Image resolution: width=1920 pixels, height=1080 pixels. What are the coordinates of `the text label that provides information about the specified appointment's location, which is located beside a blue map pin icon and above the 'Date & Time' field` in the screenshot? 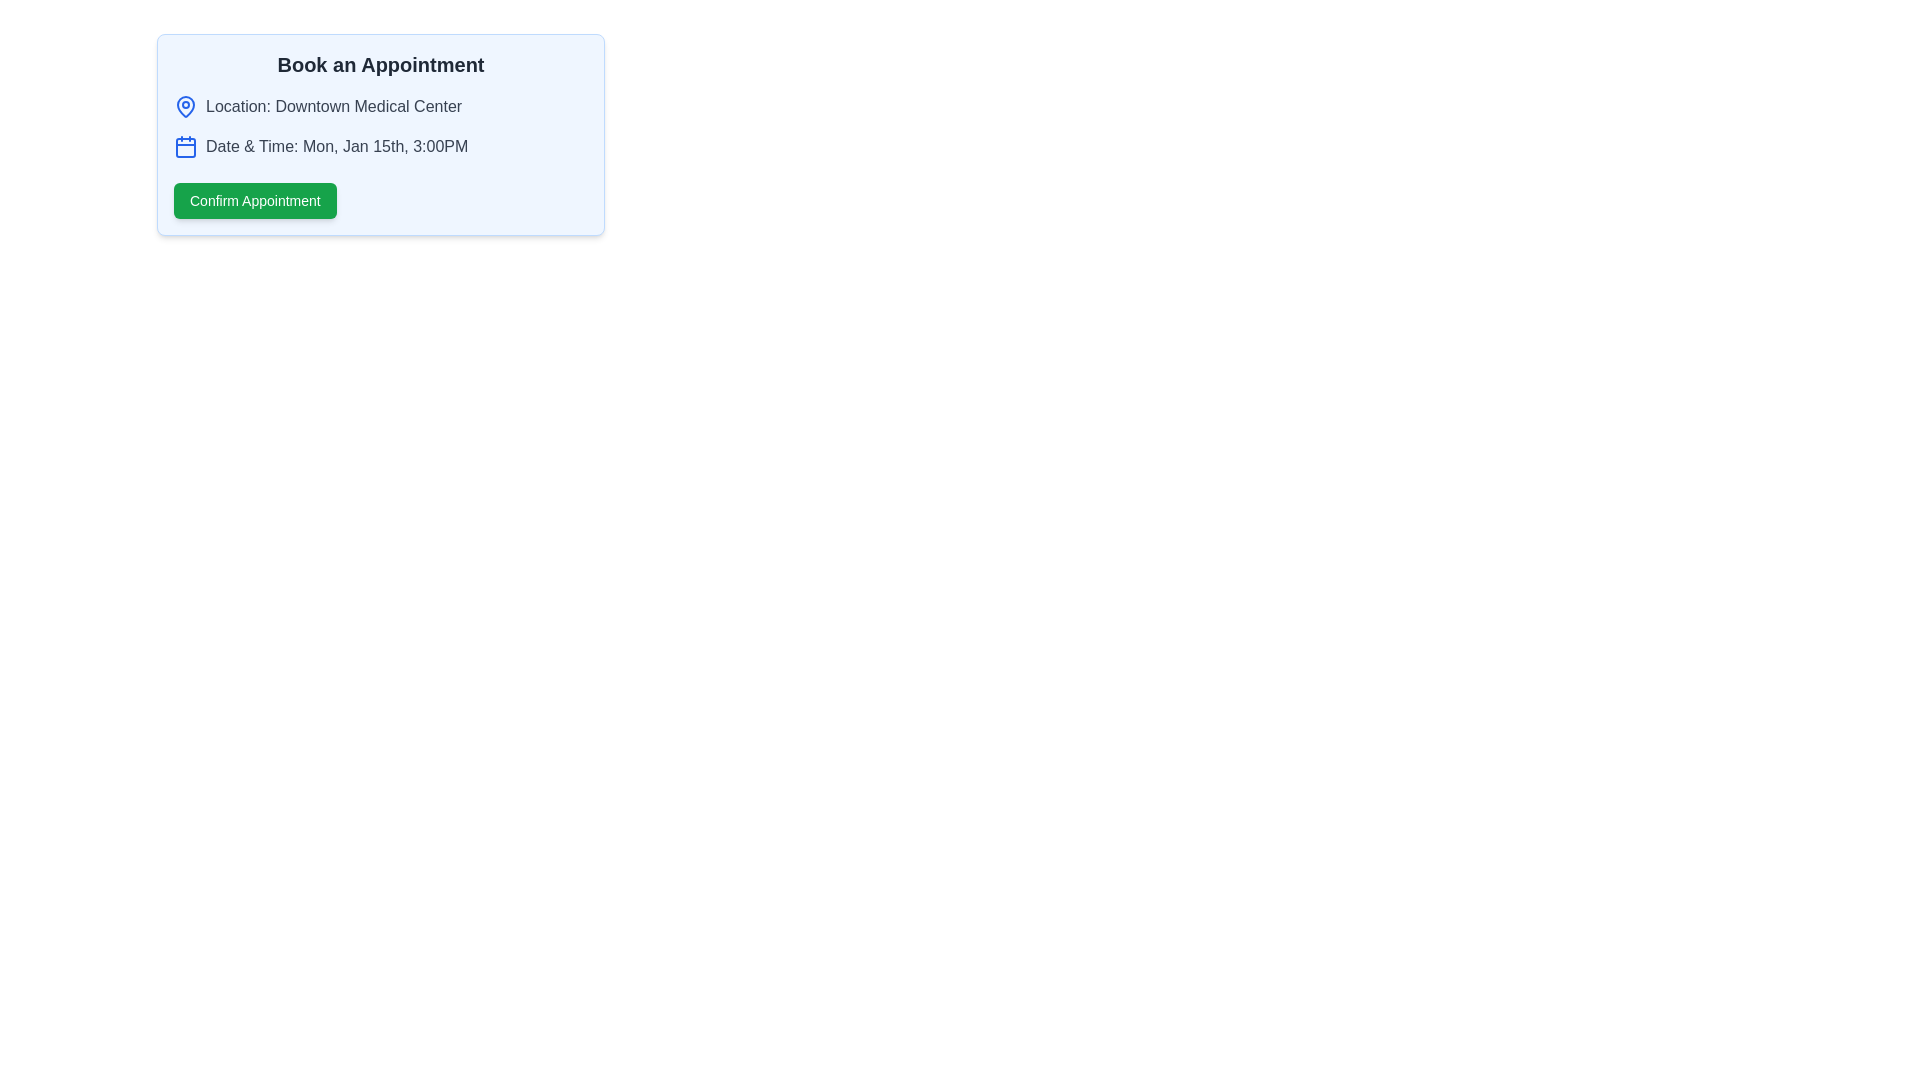 It's located at (334, 107).